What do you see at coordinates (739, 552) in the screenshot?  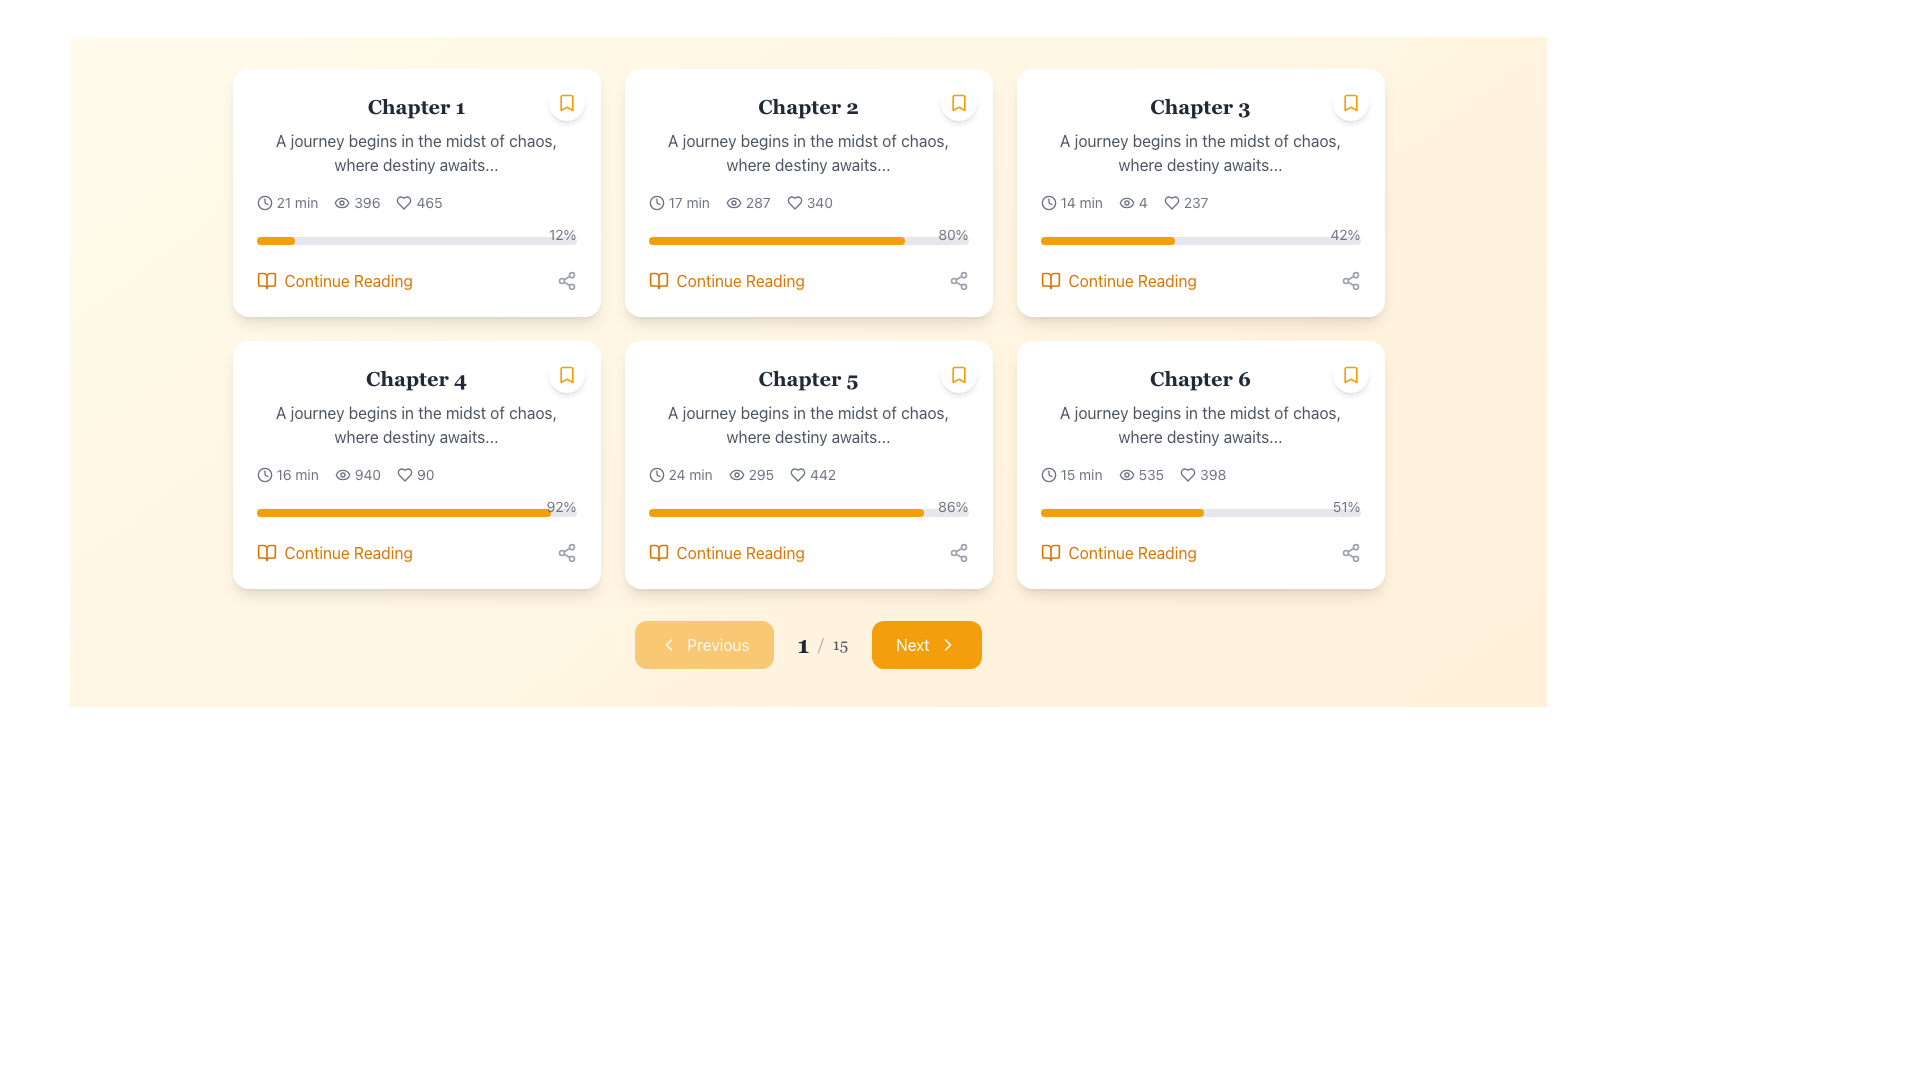 I see `the call-to-action link/button located at the bottom left of the card displaying 'Chapter 5'` at bounding box center [739, 552].